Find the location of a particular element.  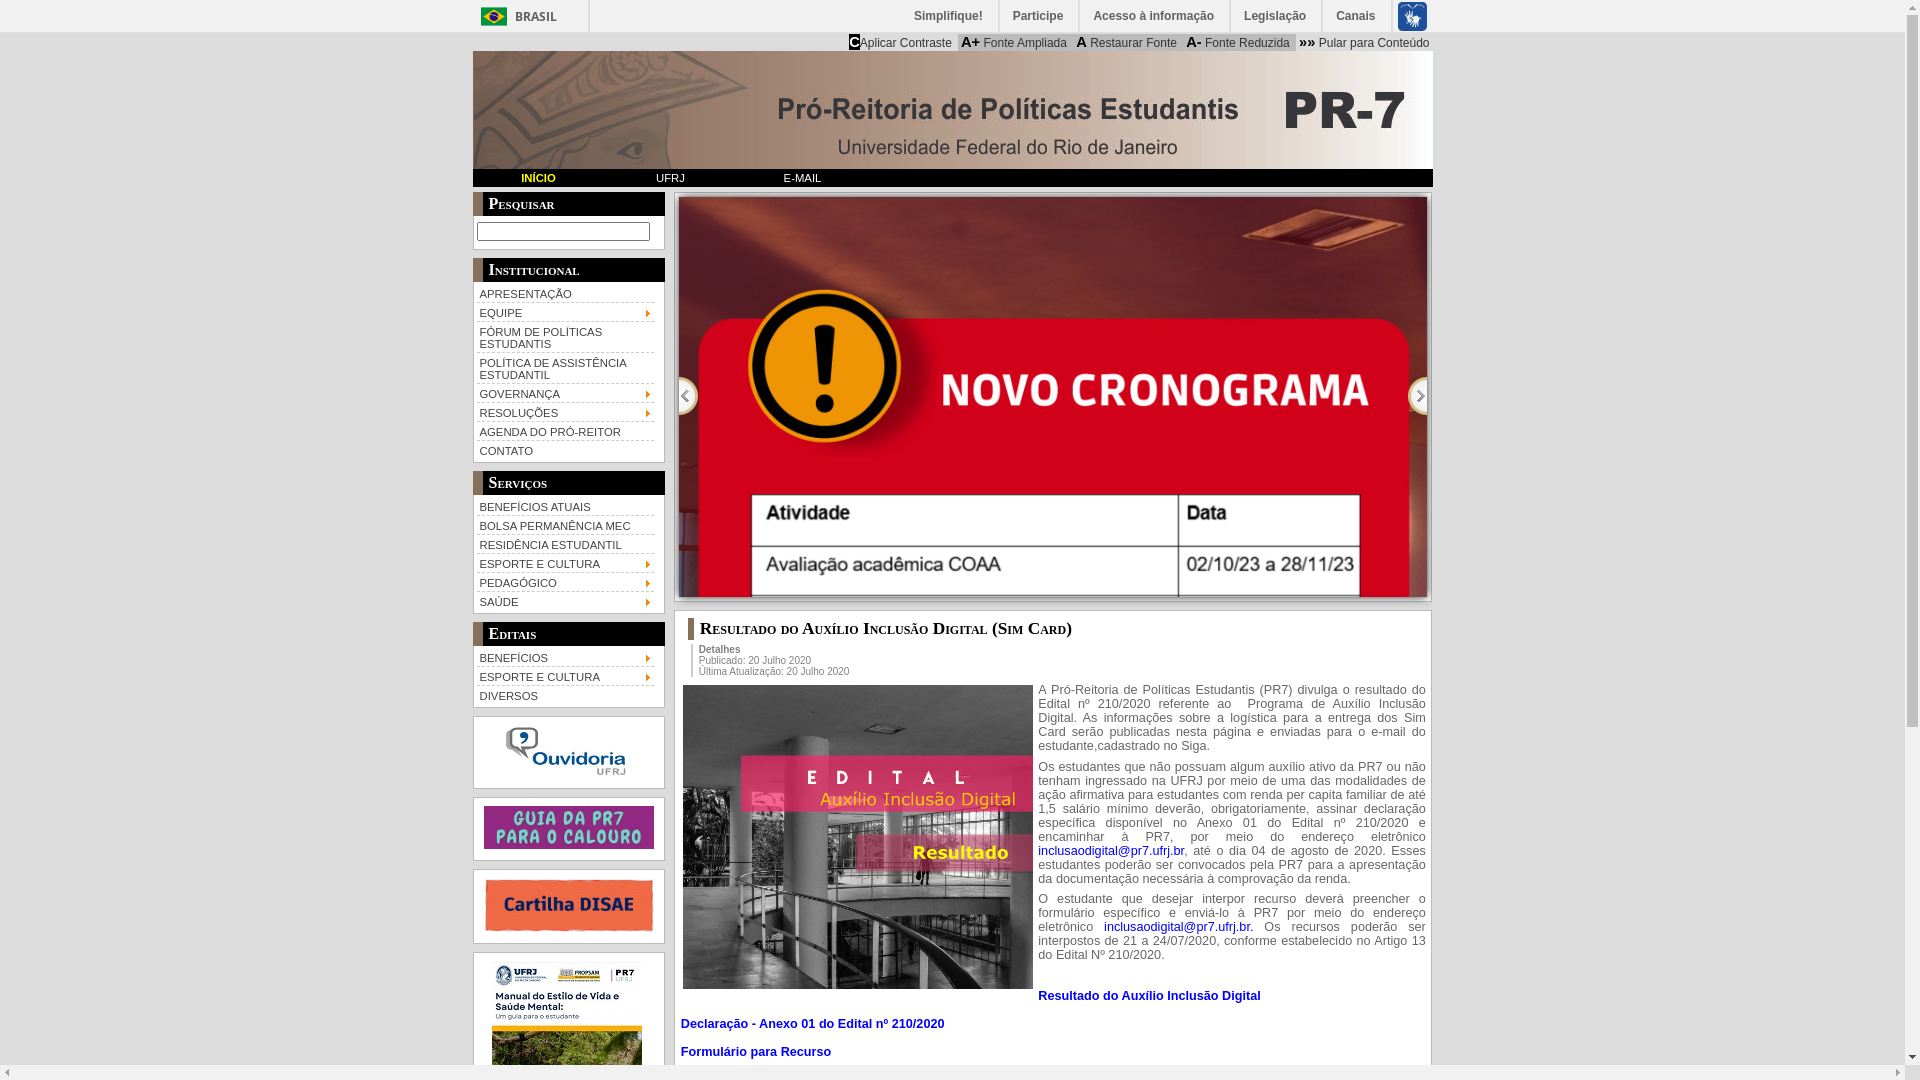

'E-MAIL' is located at coordinates (801, 176).